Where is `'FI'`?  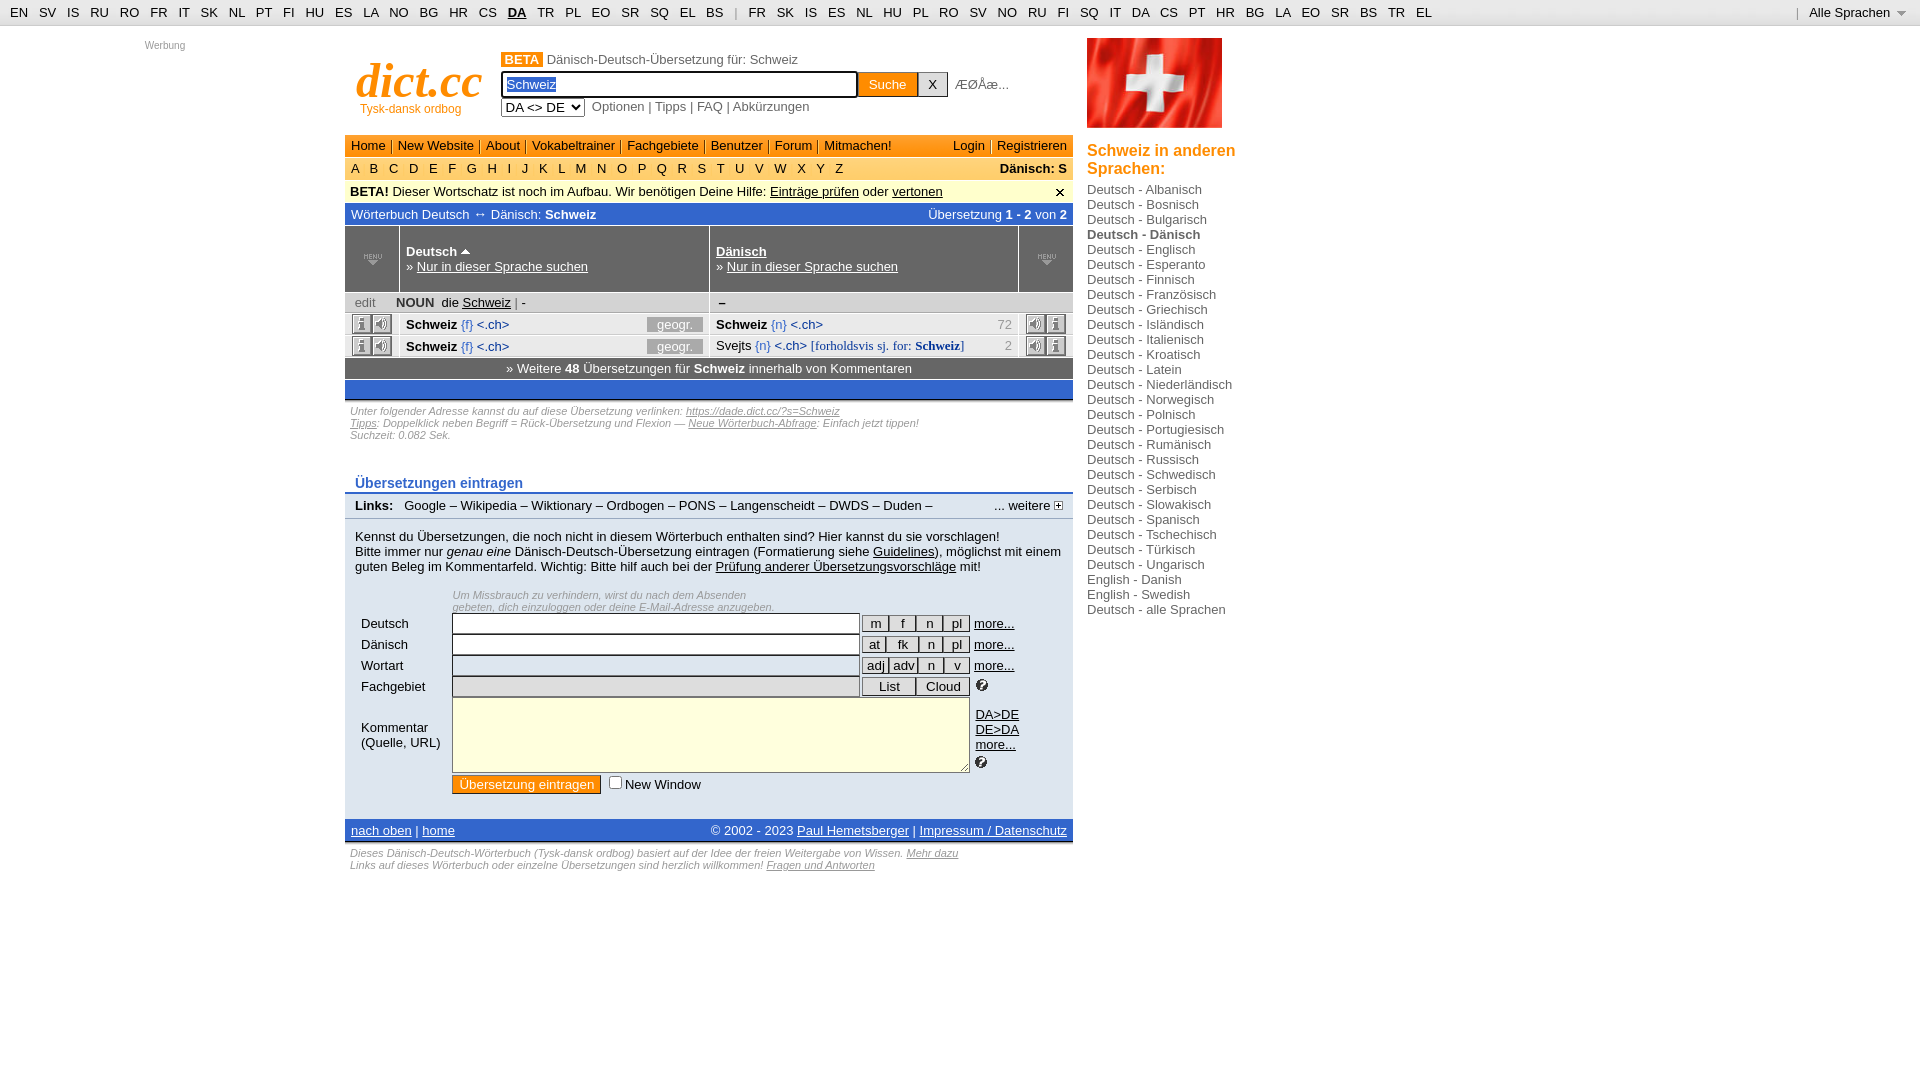 'FI' is located at coordinates (1063, 12).